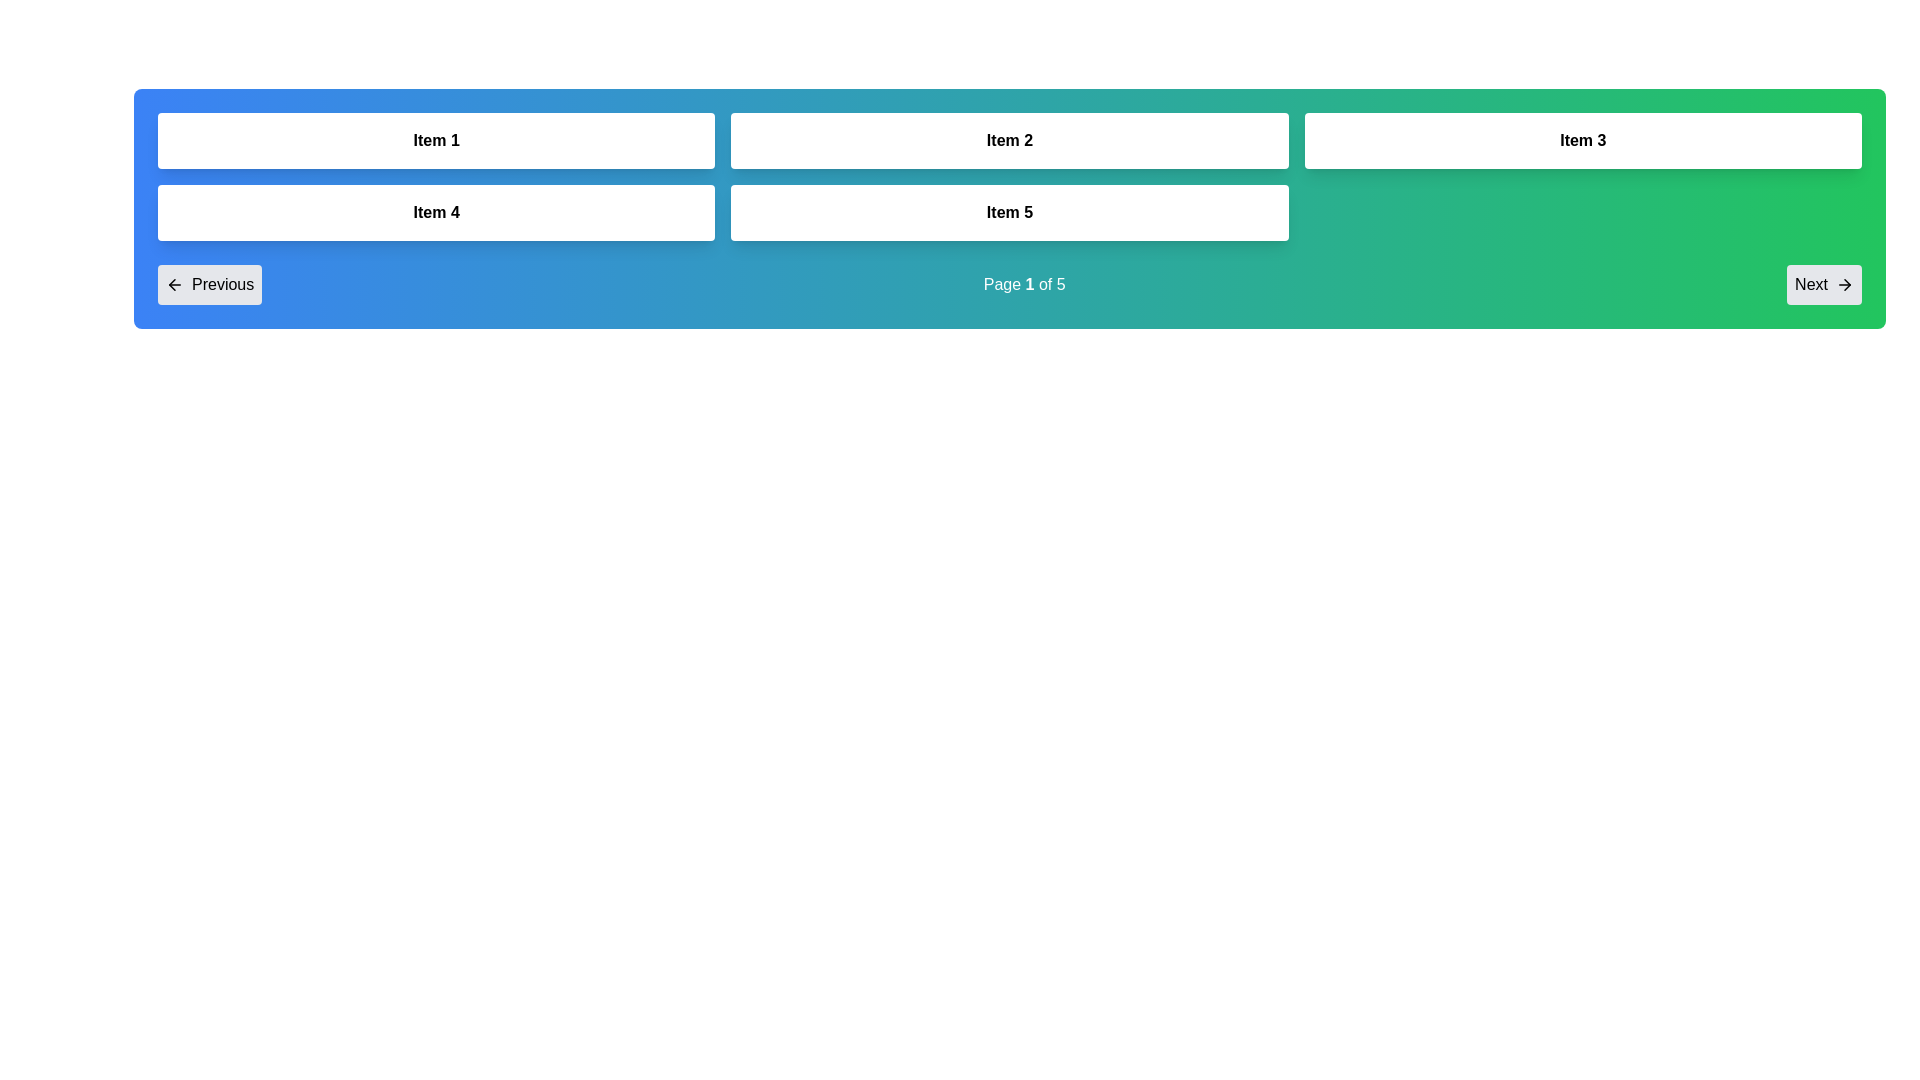 This screenshot has height=1080, width=1920. Describe the element at coordinates (435, 212) in the screenshot. I see `the Label card displaying 'Item 4', which is a rectangular box with a white background and rounded corners, located in the grid layout beneath 'Item 1'` at that location.